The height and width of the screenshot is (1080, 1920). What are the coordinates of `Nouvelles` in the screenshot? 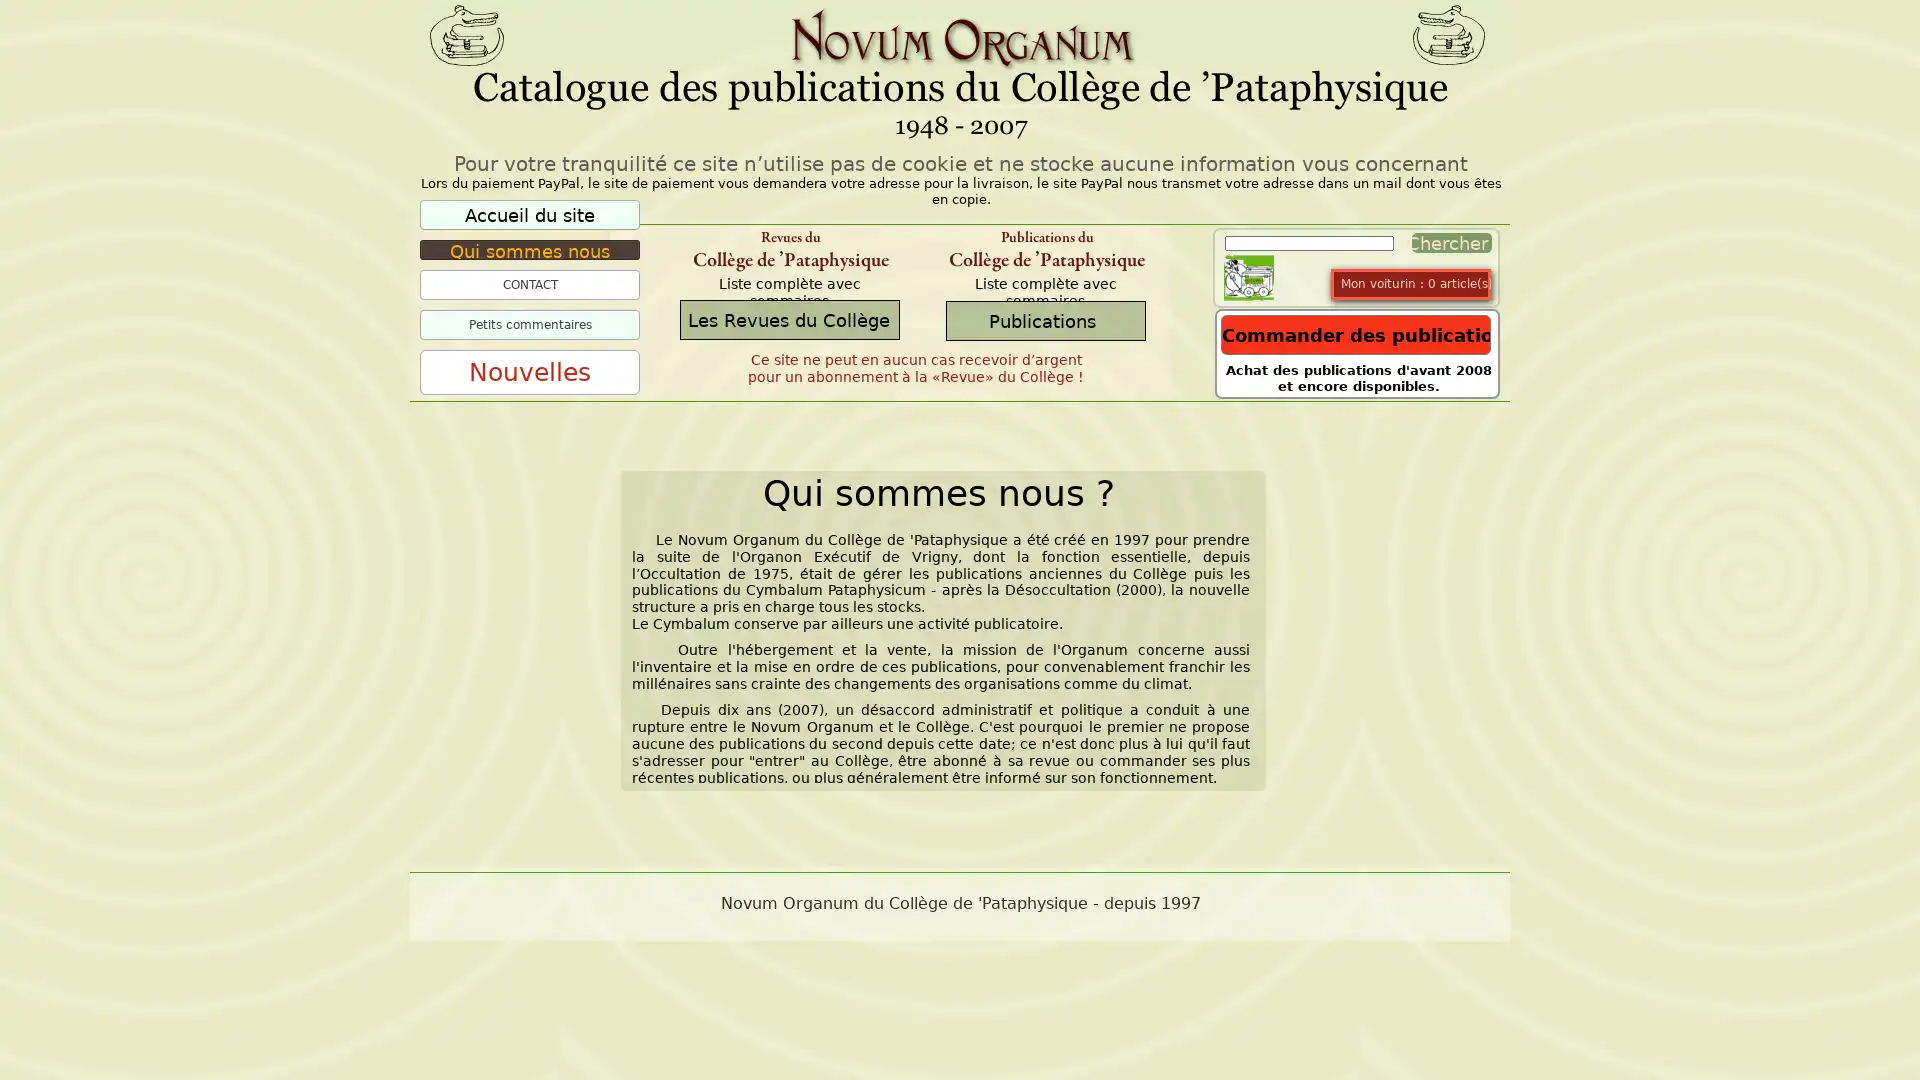 It's located at (529, 372).